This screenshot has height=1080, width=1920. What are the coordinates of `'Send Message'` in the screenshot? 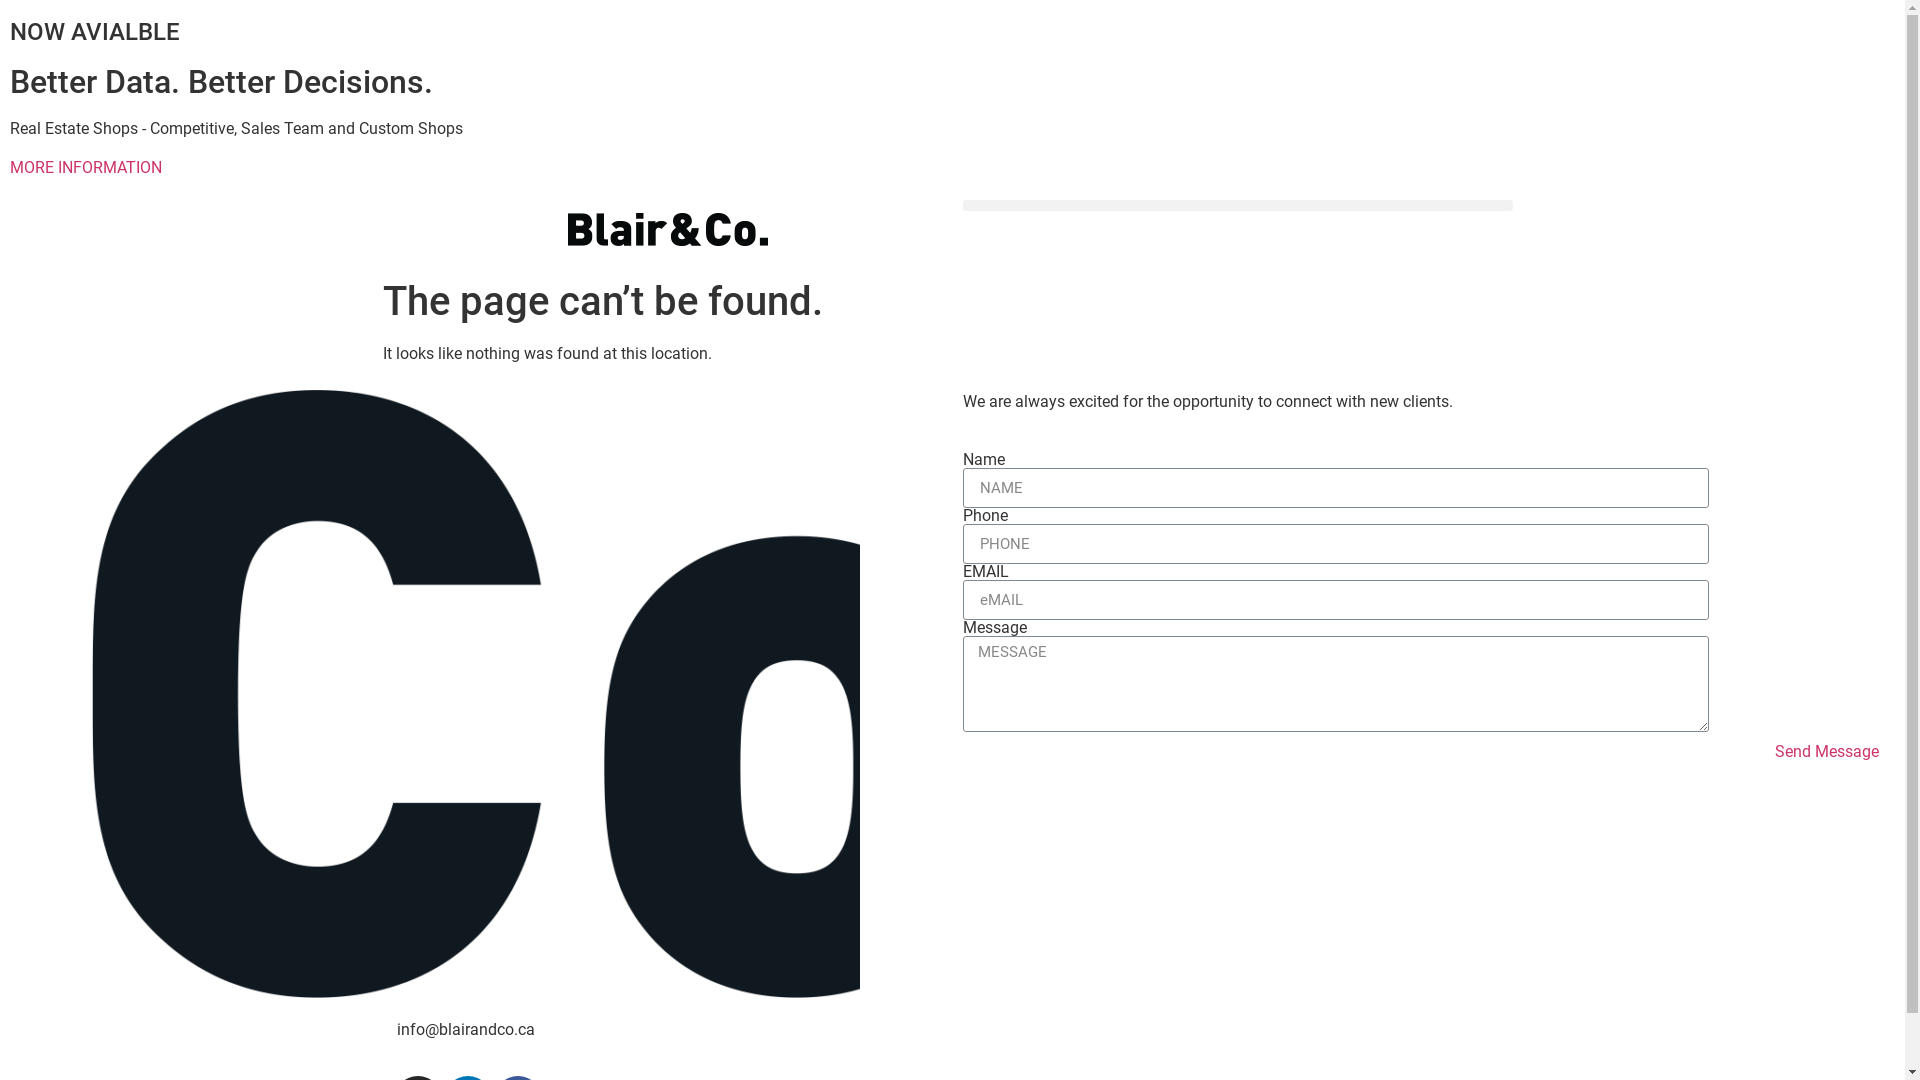 It's located at (1827, 752).